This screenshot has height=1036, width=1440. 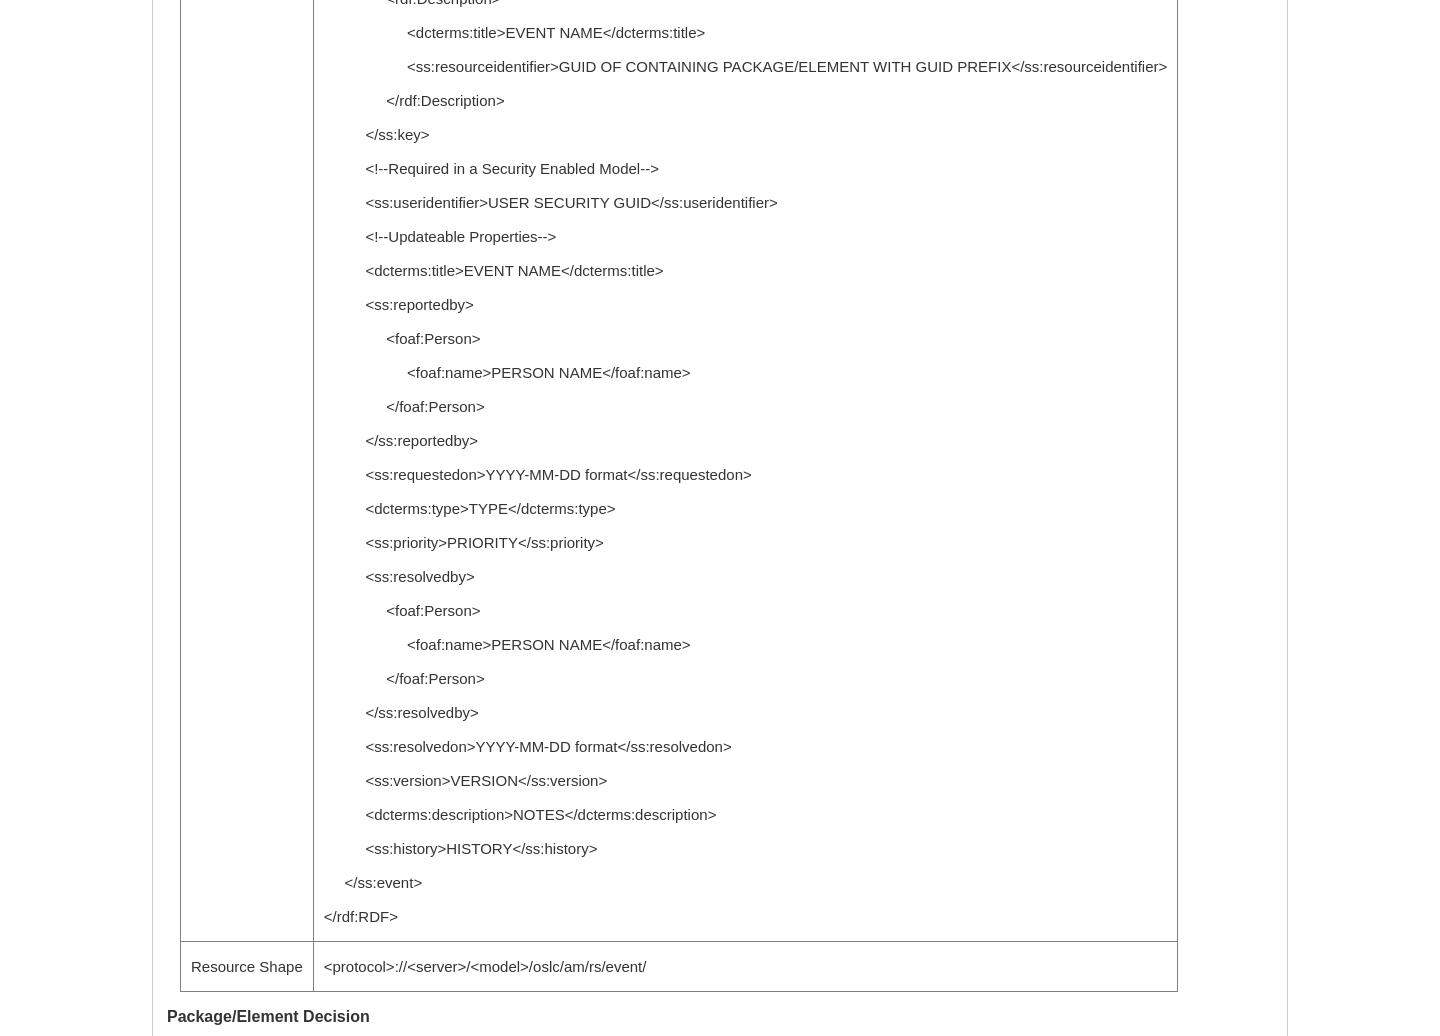 I want to click on '<ss:resourceidentifier>GUID OF CONTAINING PACKAGE/ELEMENT WITH GUID PREFIX</ss:resourceidentifier>', so click(x=744, y=66).